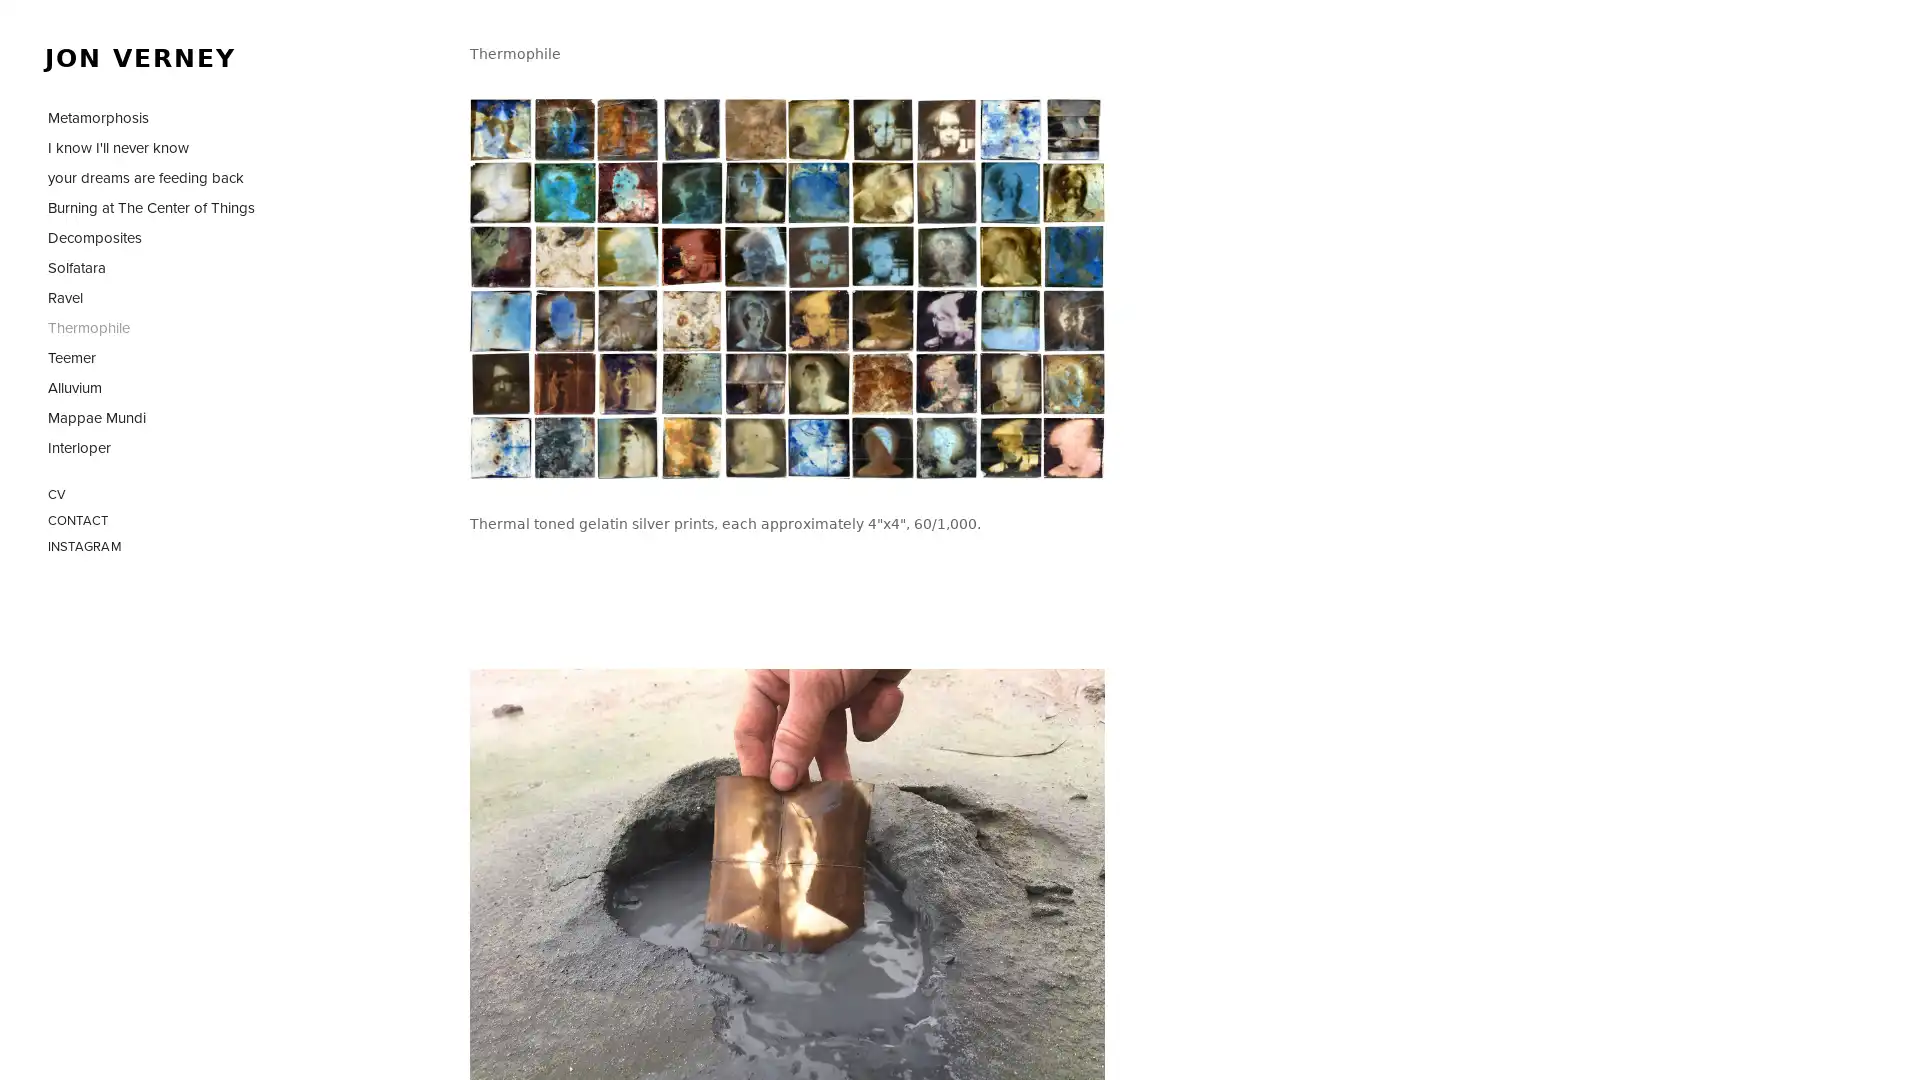 Image resolution: width=1920 pixels, height=1080 pixels. Describe the element at coordinates (753, 192) in the screenshot. I see `View fullsize jon_verney_thermophile_21.jpg` at that location.